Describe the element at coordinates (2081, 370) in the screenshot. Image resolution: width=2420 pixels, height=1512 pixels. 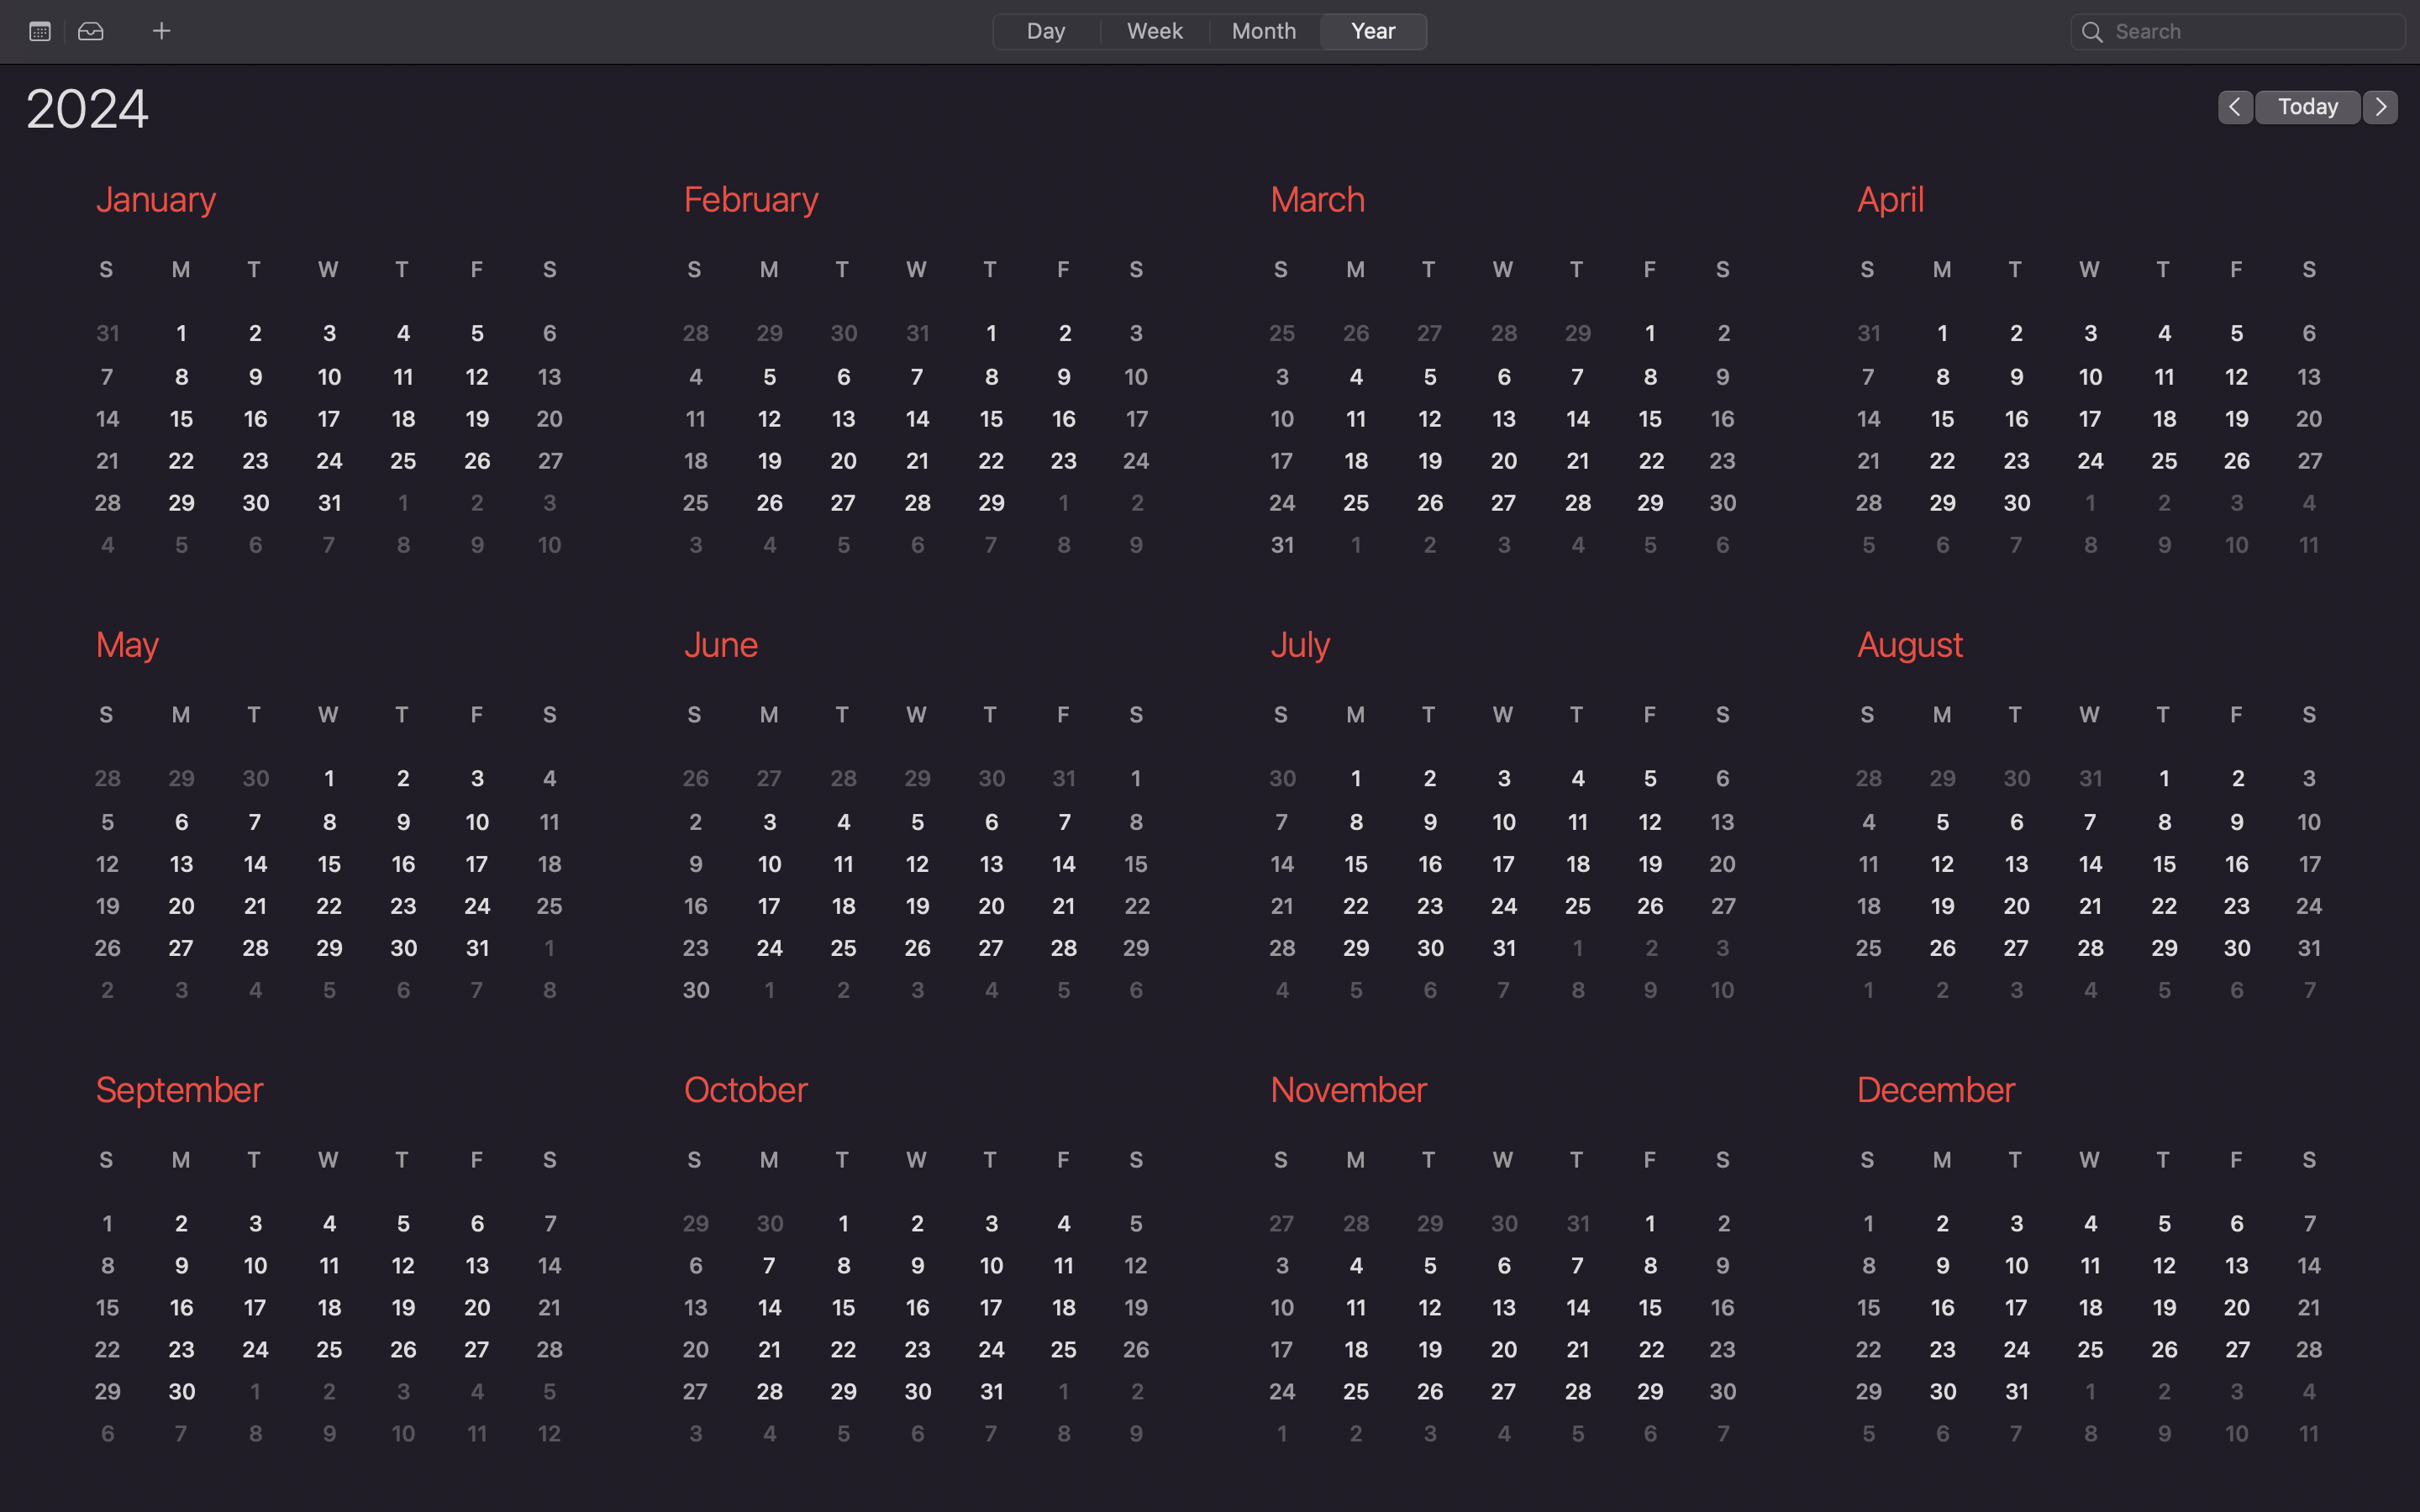
I see `Enlarge the April month"s calendar for better readability` at that location.